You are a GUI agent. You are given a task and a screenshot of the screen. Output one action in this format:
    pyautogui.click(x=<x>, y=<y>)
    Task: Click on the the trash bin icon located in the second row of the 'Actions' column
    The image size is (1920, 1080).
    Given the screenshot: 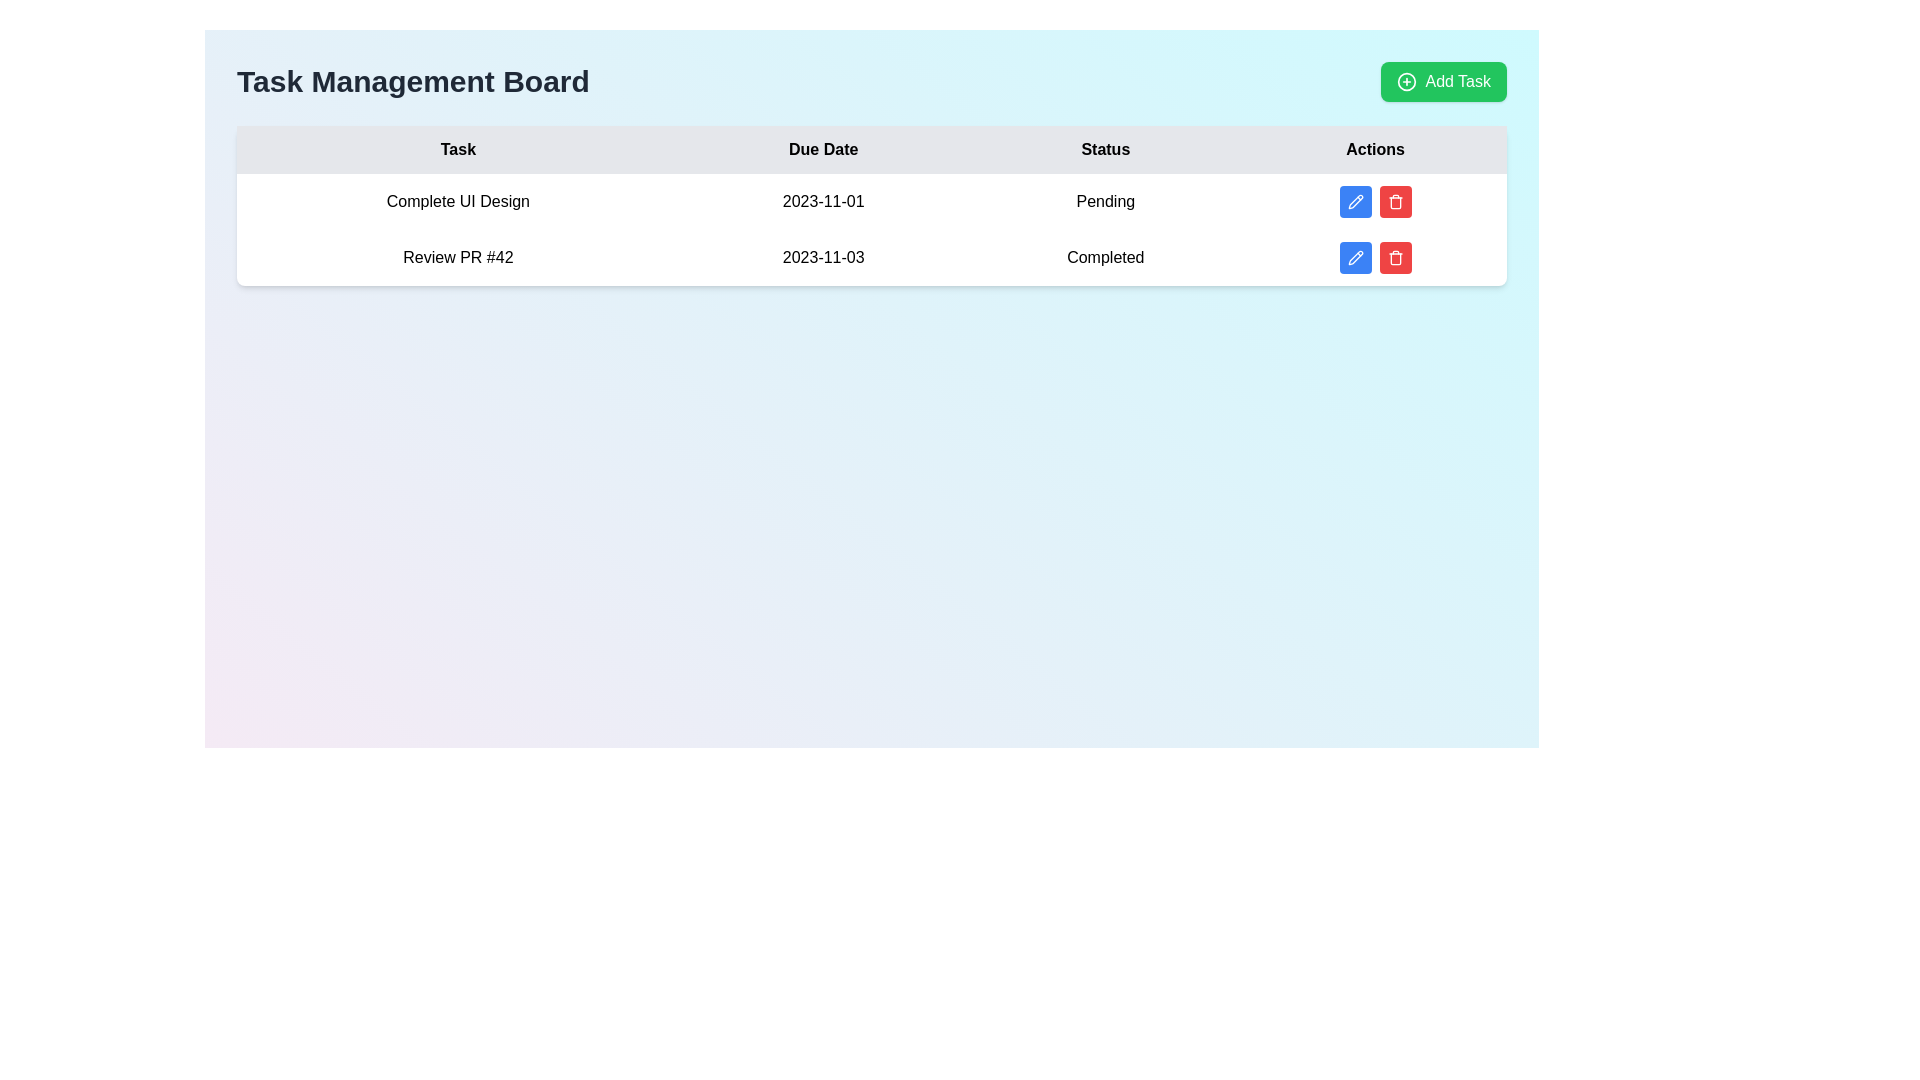 What is the action you would take?
    pyautogui.click(x=1394, y=203)
    